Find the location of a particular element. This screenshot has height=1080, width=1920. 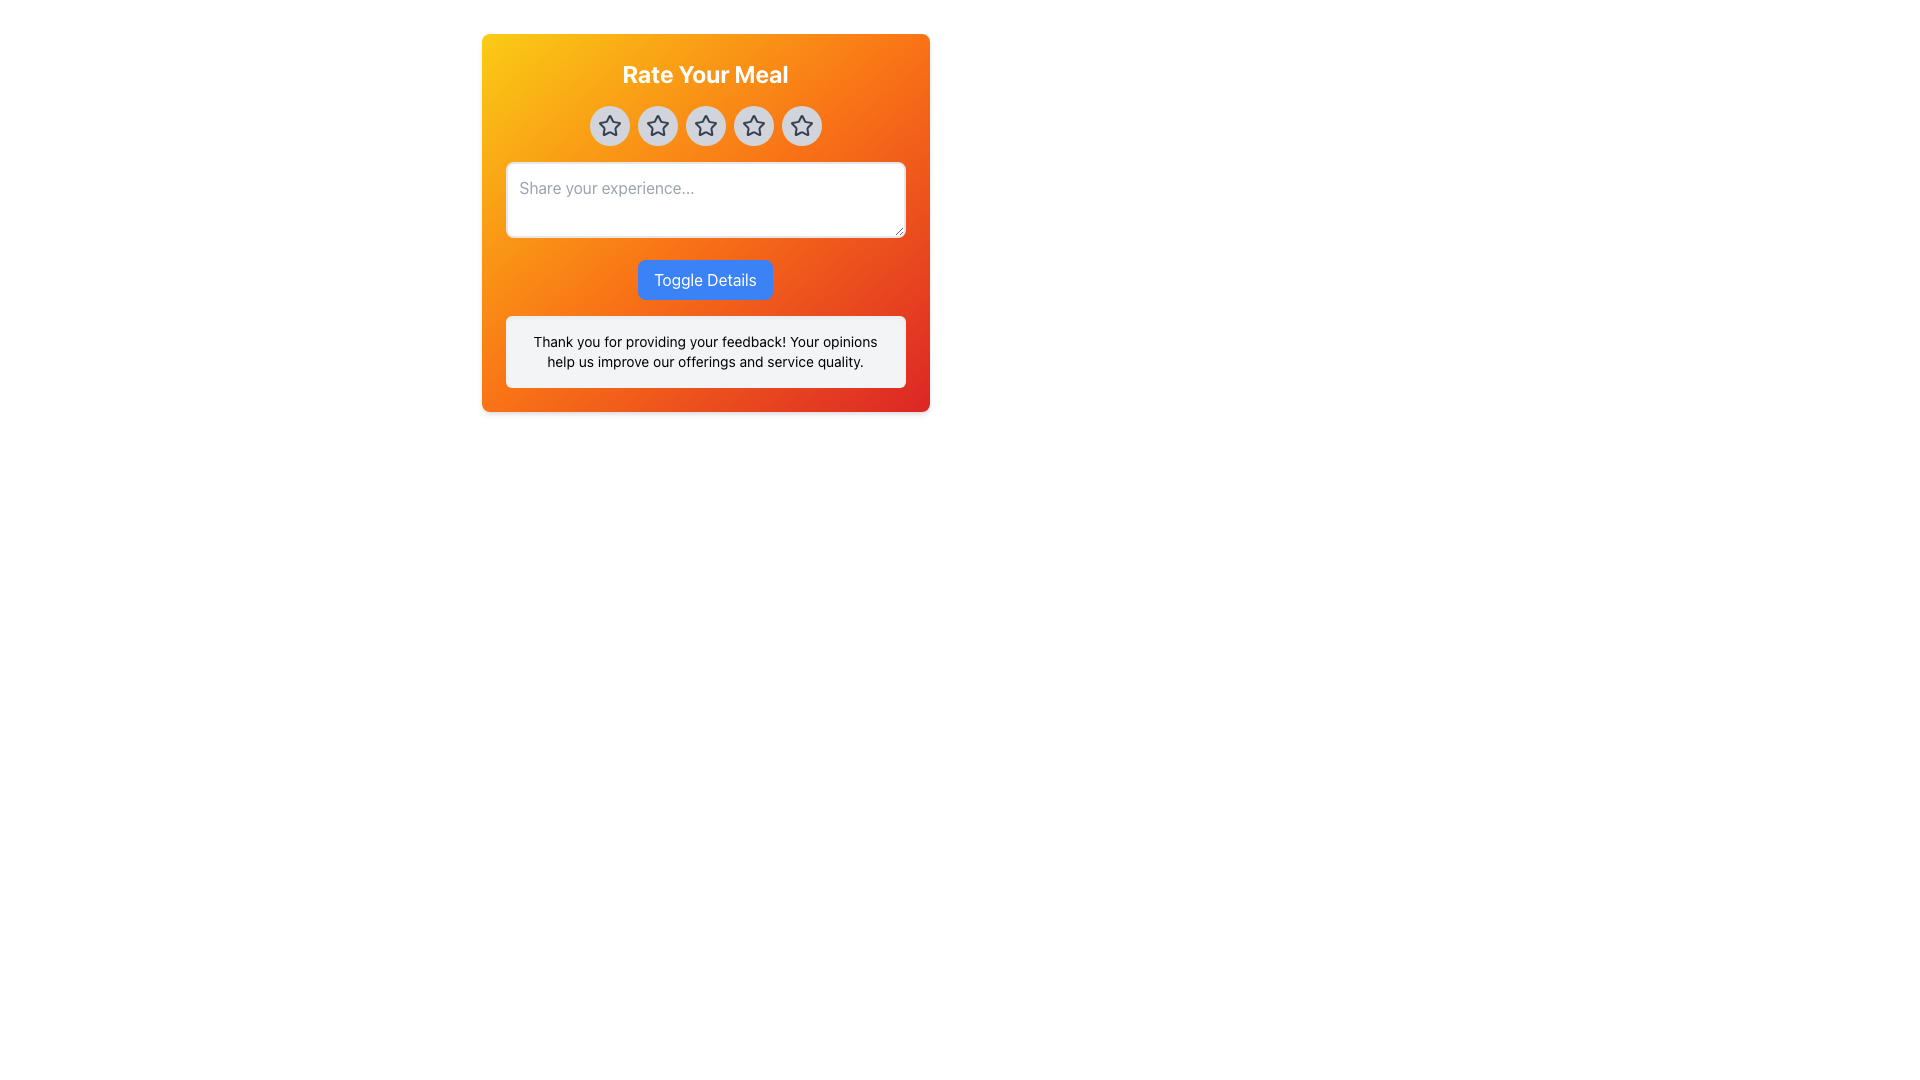

the third star icon in the row of five, which is styled with a gray border and a transparent background, located under the 'Rate Your Meal' header is located at coordinates (657, 126).